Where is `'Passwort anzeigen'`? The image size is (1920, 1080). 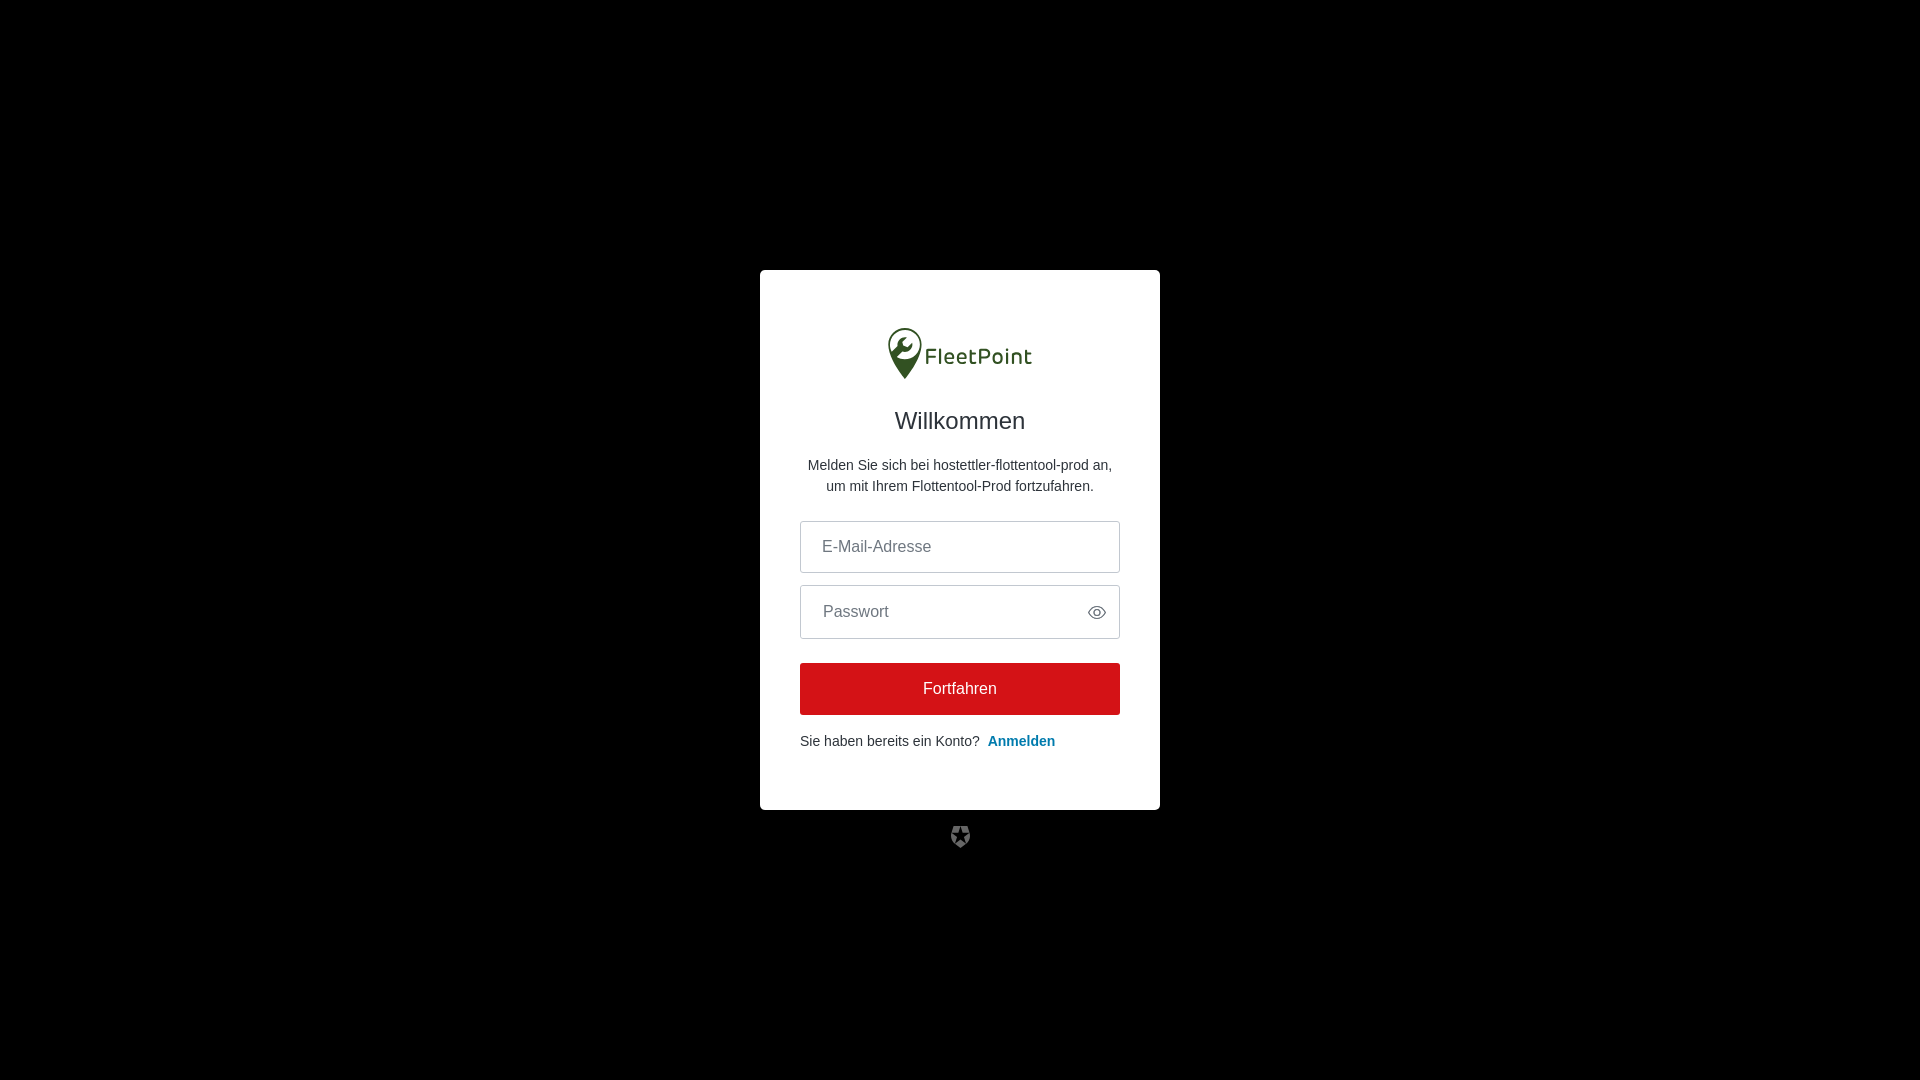
'Passwort anzeigen' is located at coordinates (1096, 611).